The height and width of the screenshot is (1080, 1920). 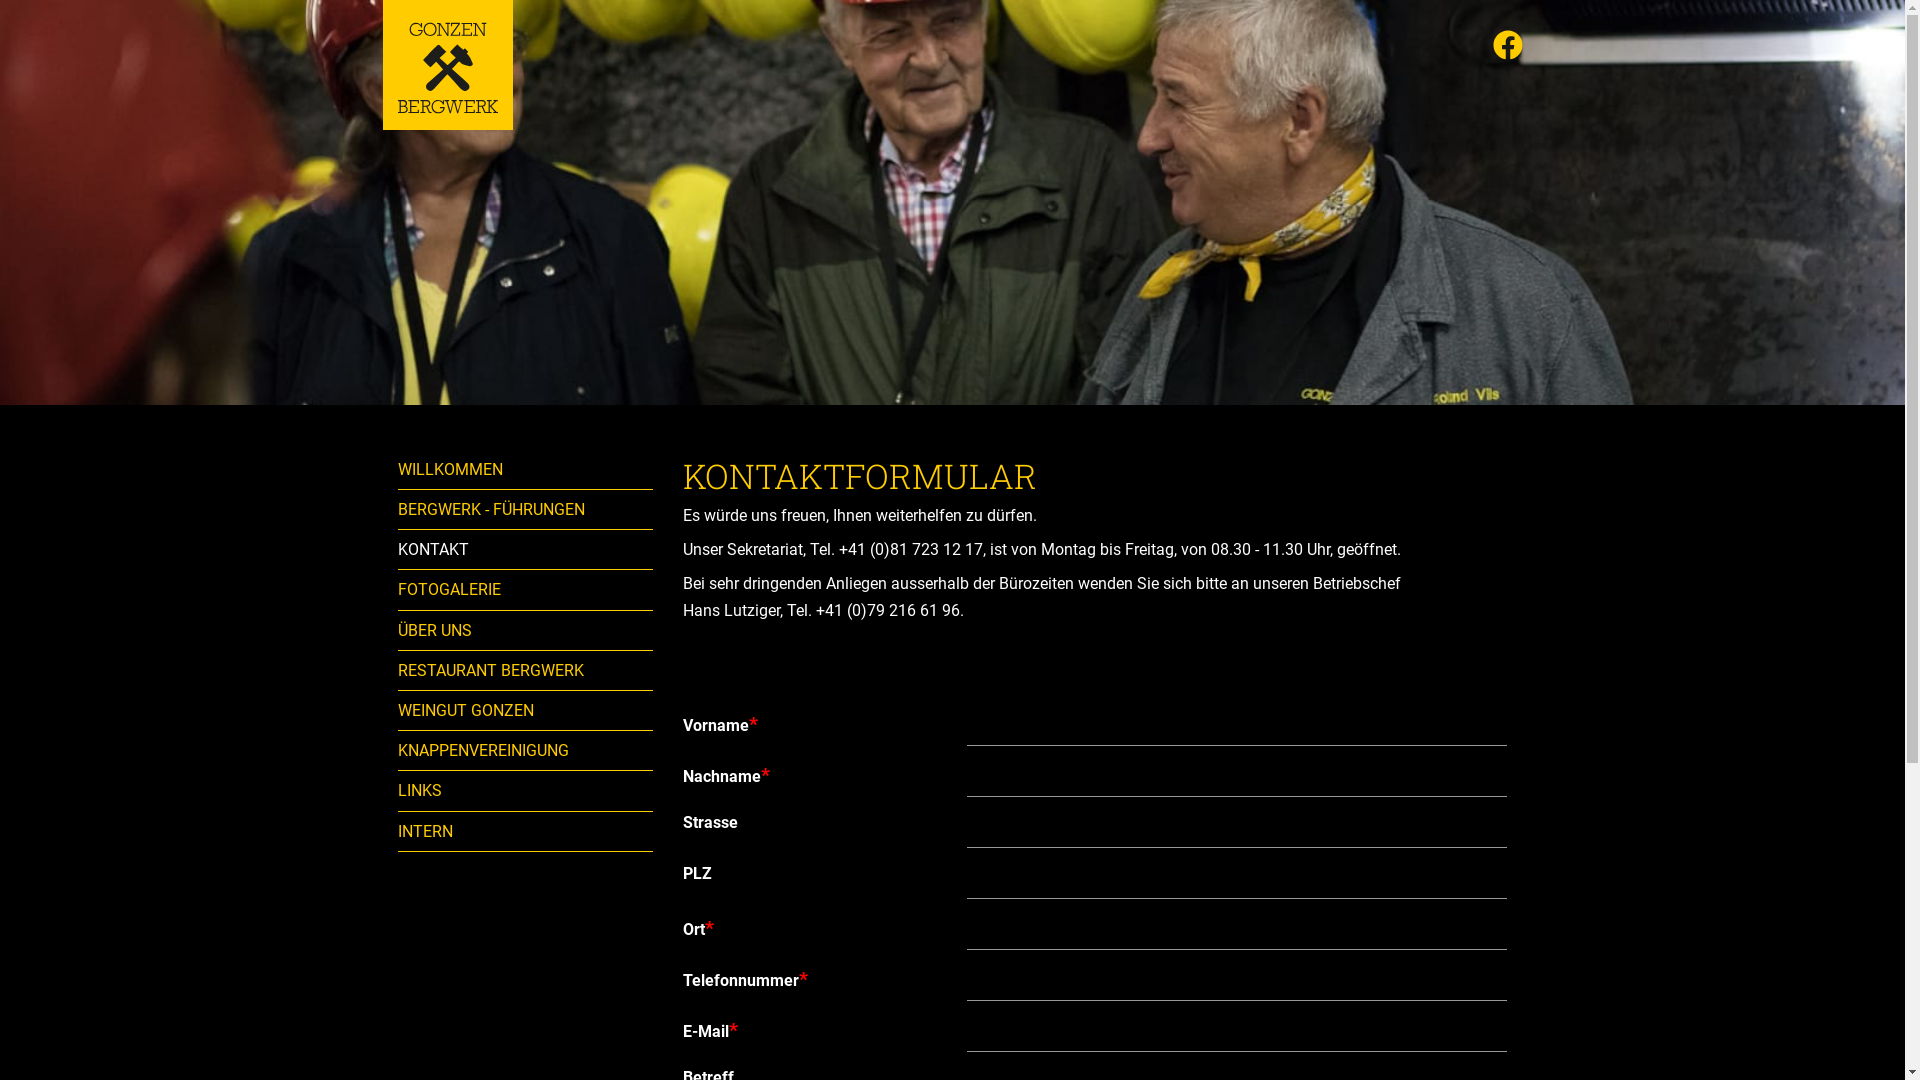 What do you see at coordinates (398, 709) in the screenshot?
I see `'WEINGUT GONZEN'` at bounding box center [398, 709].